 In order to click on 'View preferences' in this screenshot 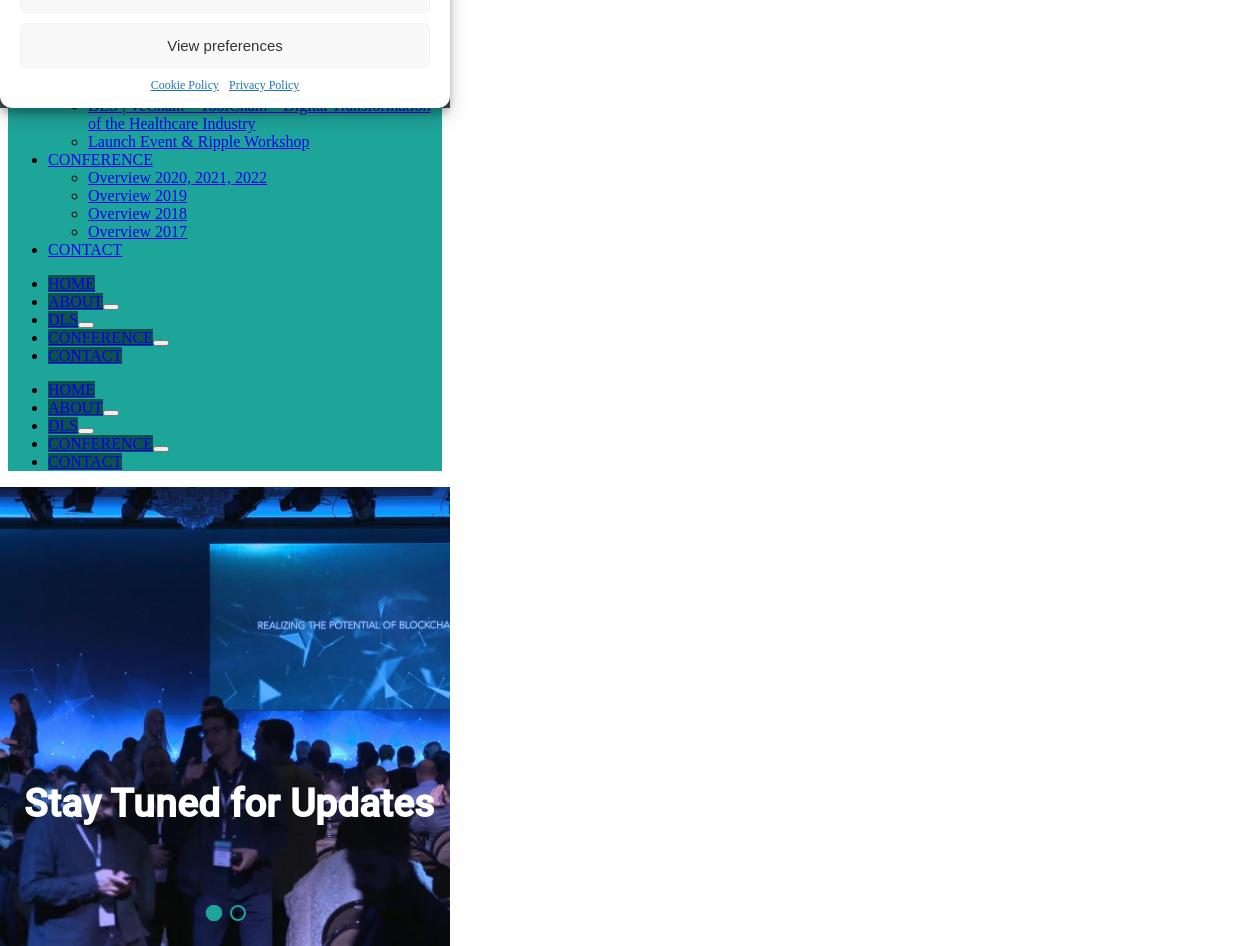, I will do `click(224, 44)`.